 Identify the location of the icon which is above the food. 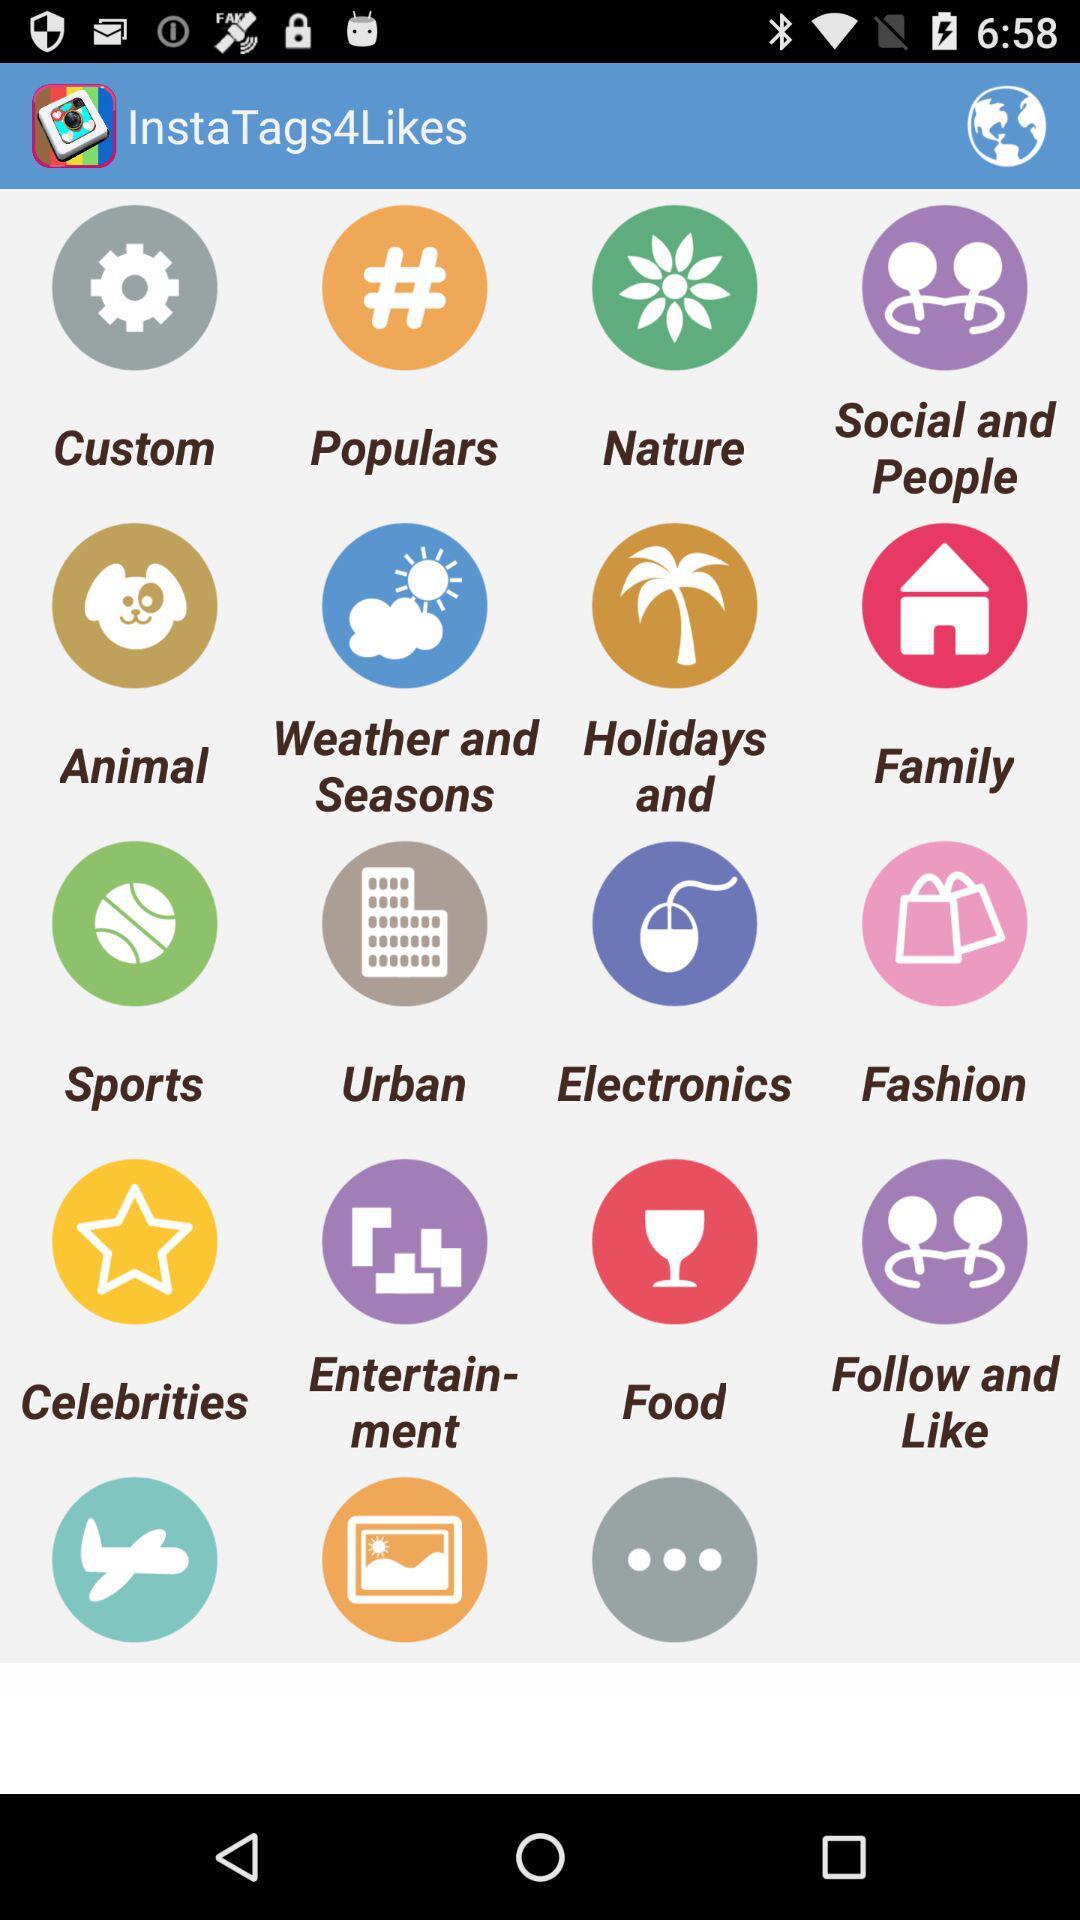
(674, 1240).